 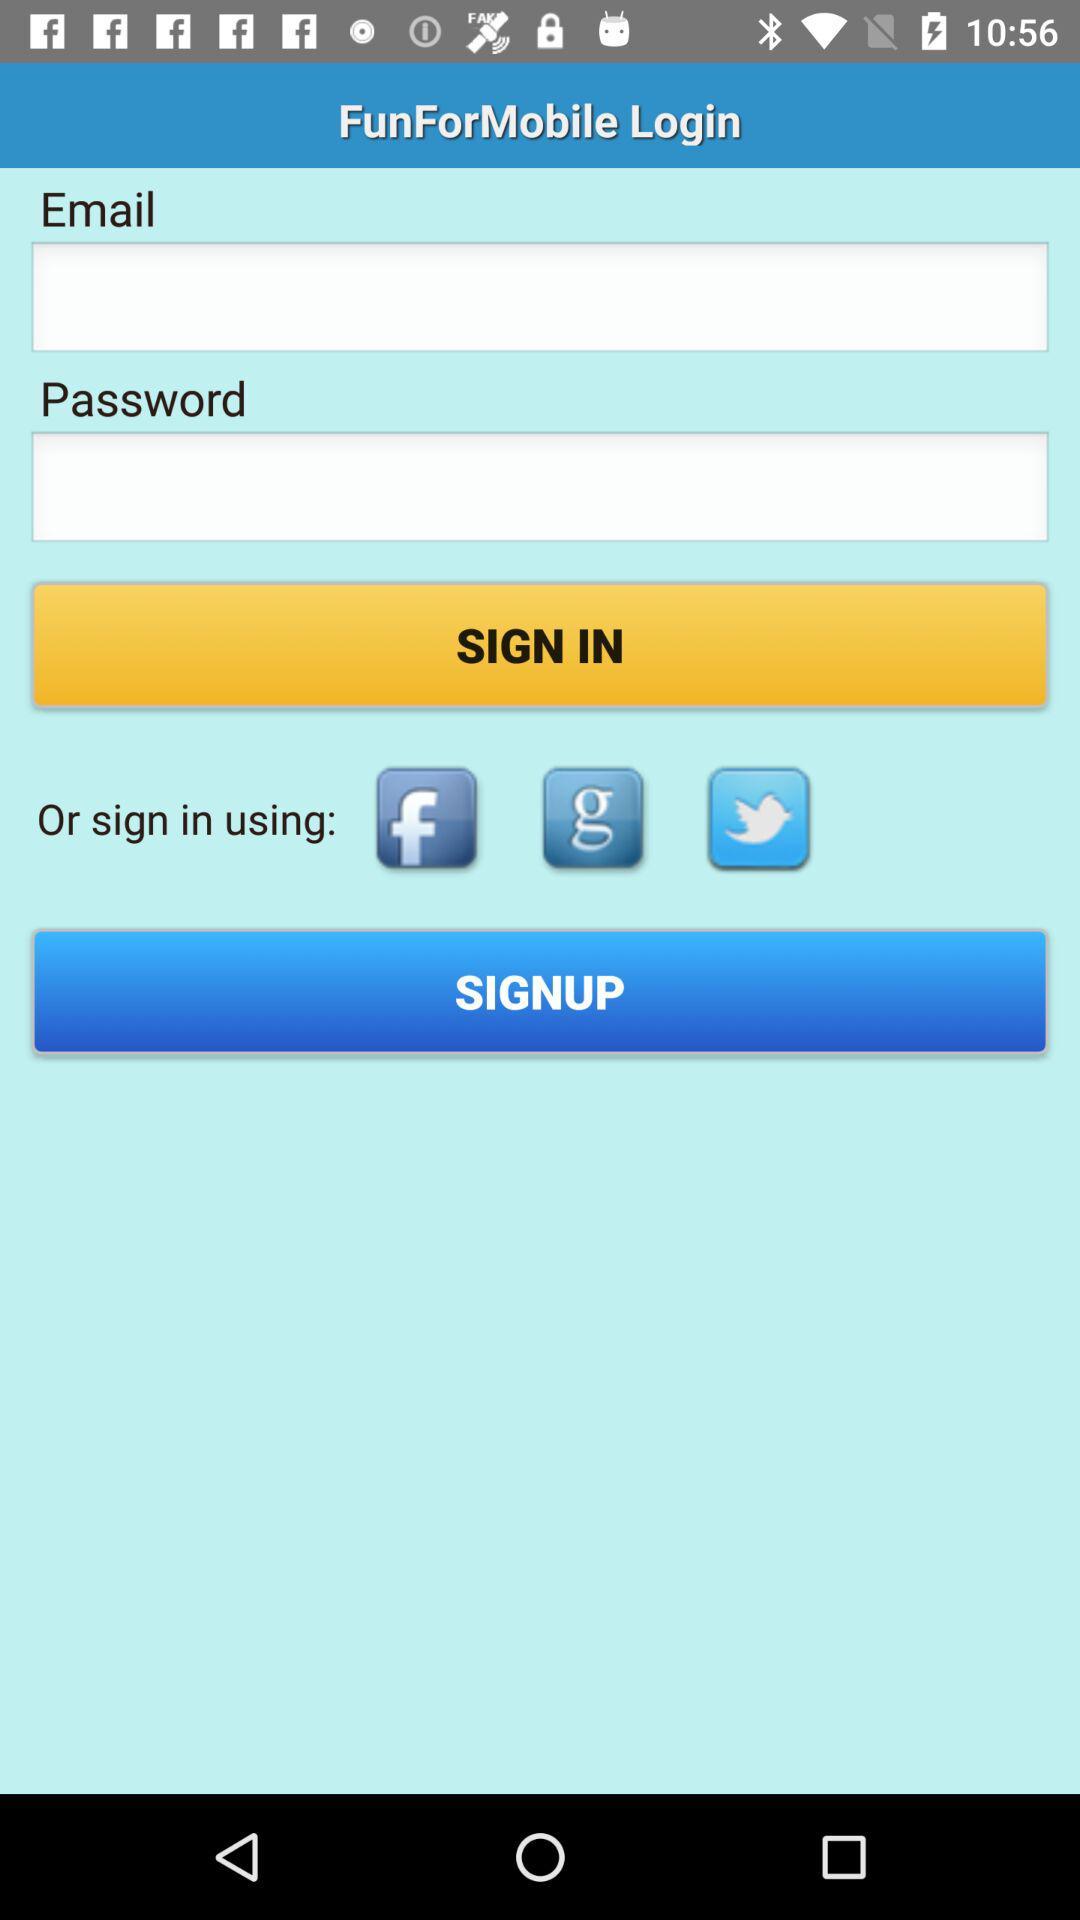 What do you see at coordinates (540, 301) in the screenshot?
I see `email` at bounding box center [540, 301].